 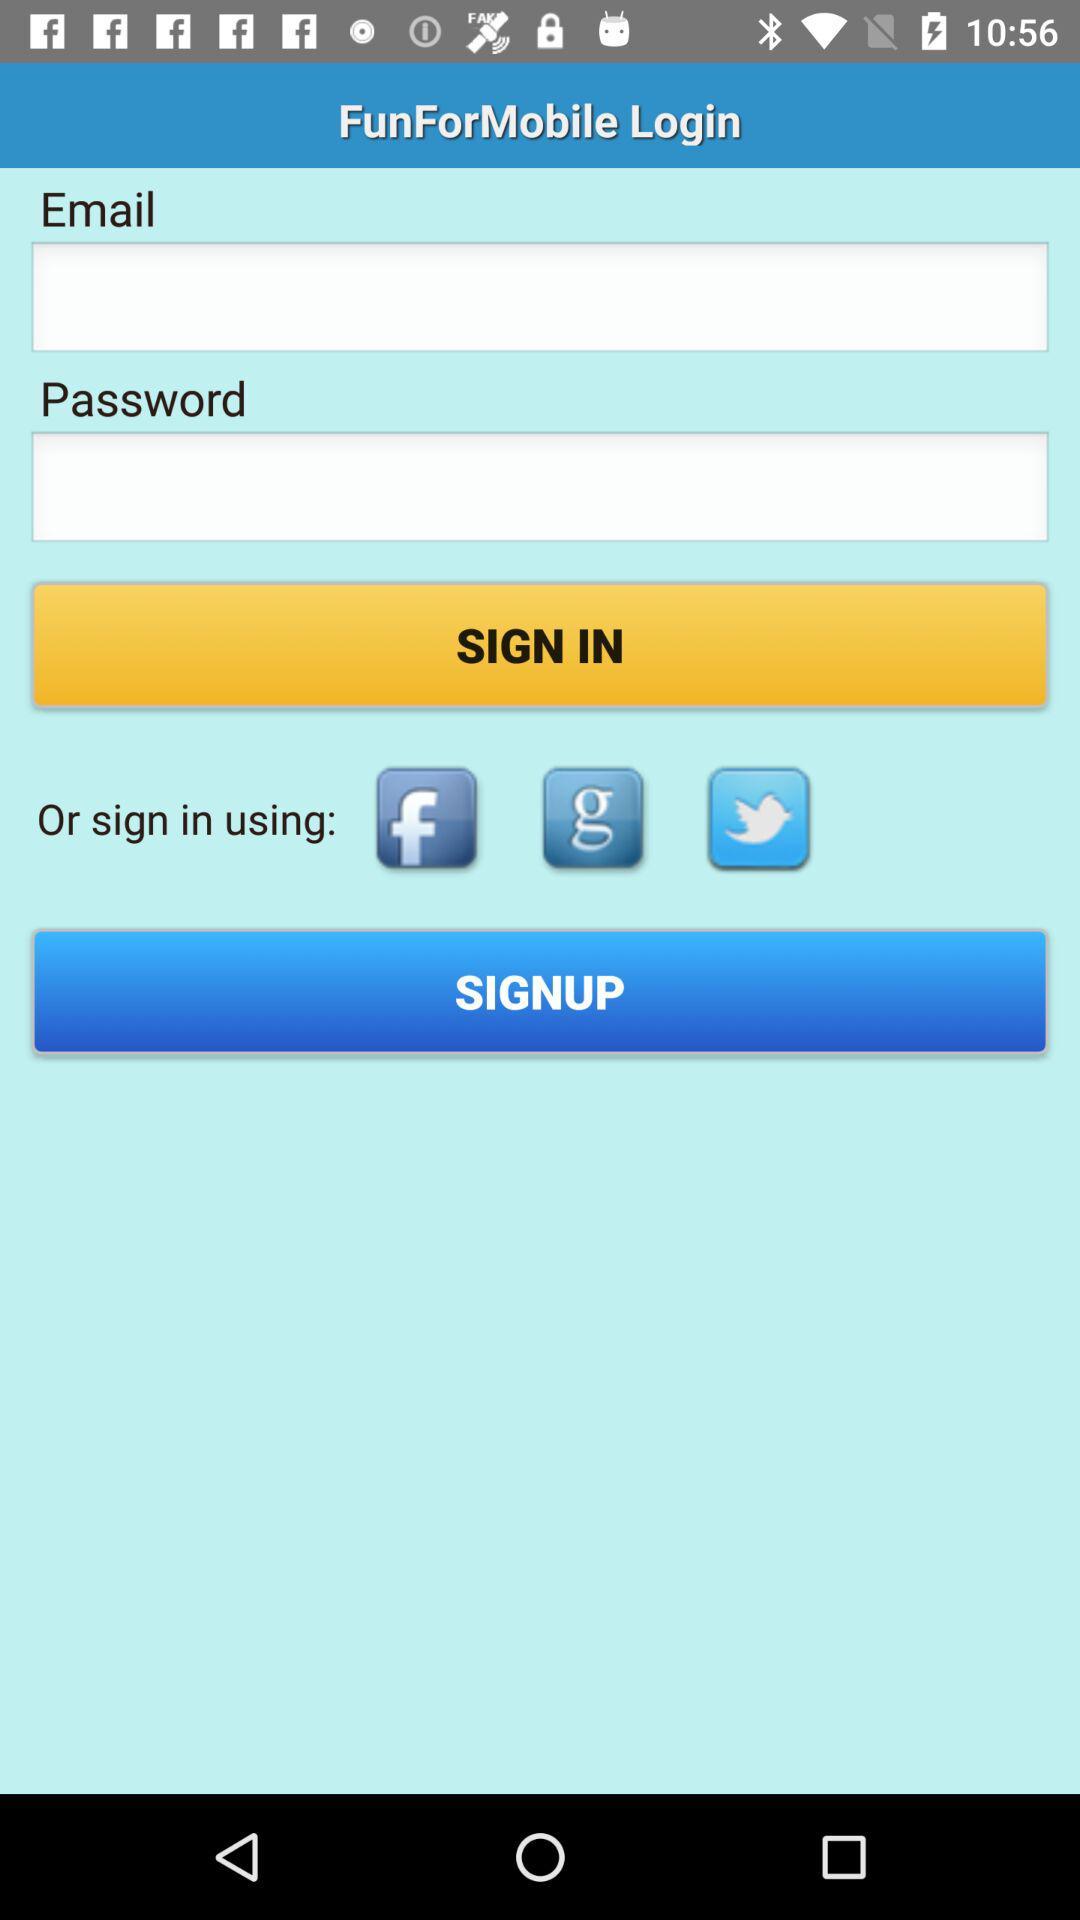 What do you see at coordinates (540, 301) in the screenshot?
I see `email` at bounding box center [540, 301].